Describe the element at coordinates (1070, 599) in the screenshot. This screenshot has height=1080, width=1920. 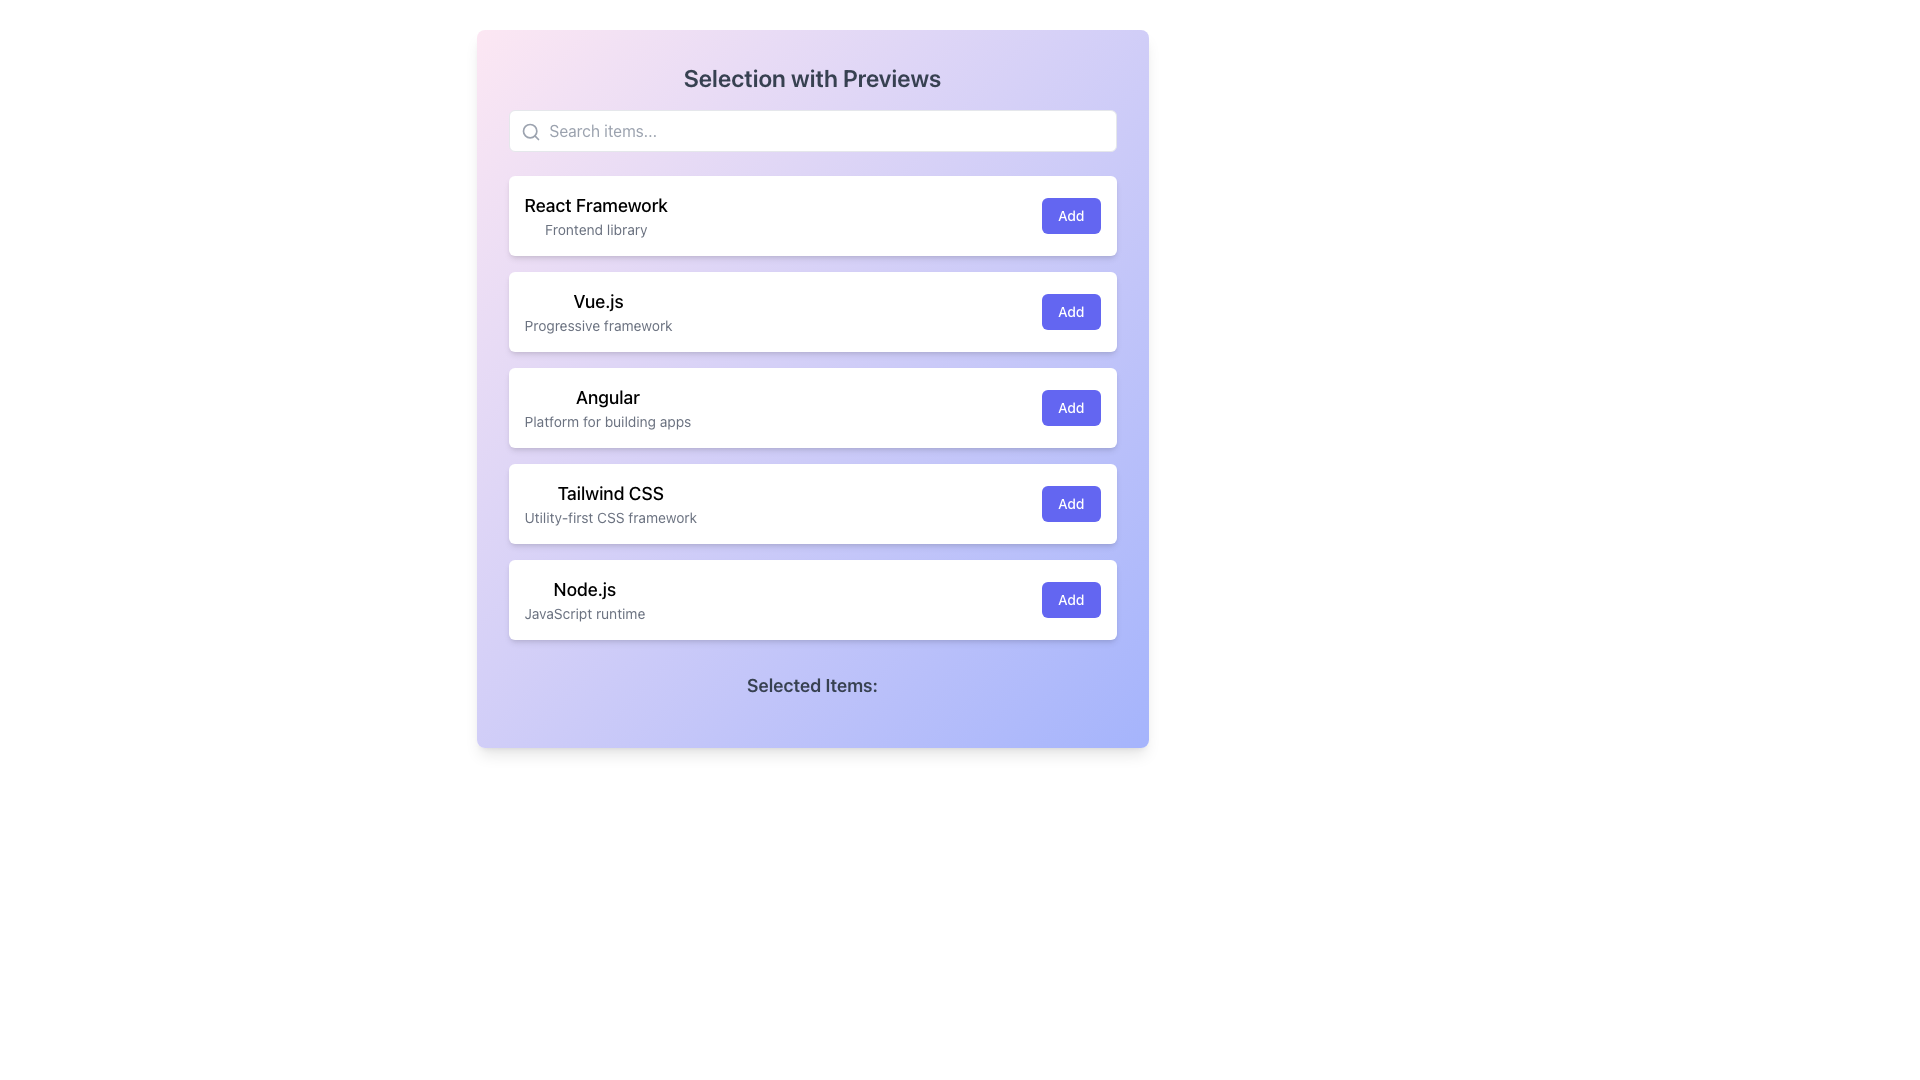
I see `the 'Add' button, which is a rectangular button with white text on a blue background, located to the far right within the 'Node.js' section` at that location.